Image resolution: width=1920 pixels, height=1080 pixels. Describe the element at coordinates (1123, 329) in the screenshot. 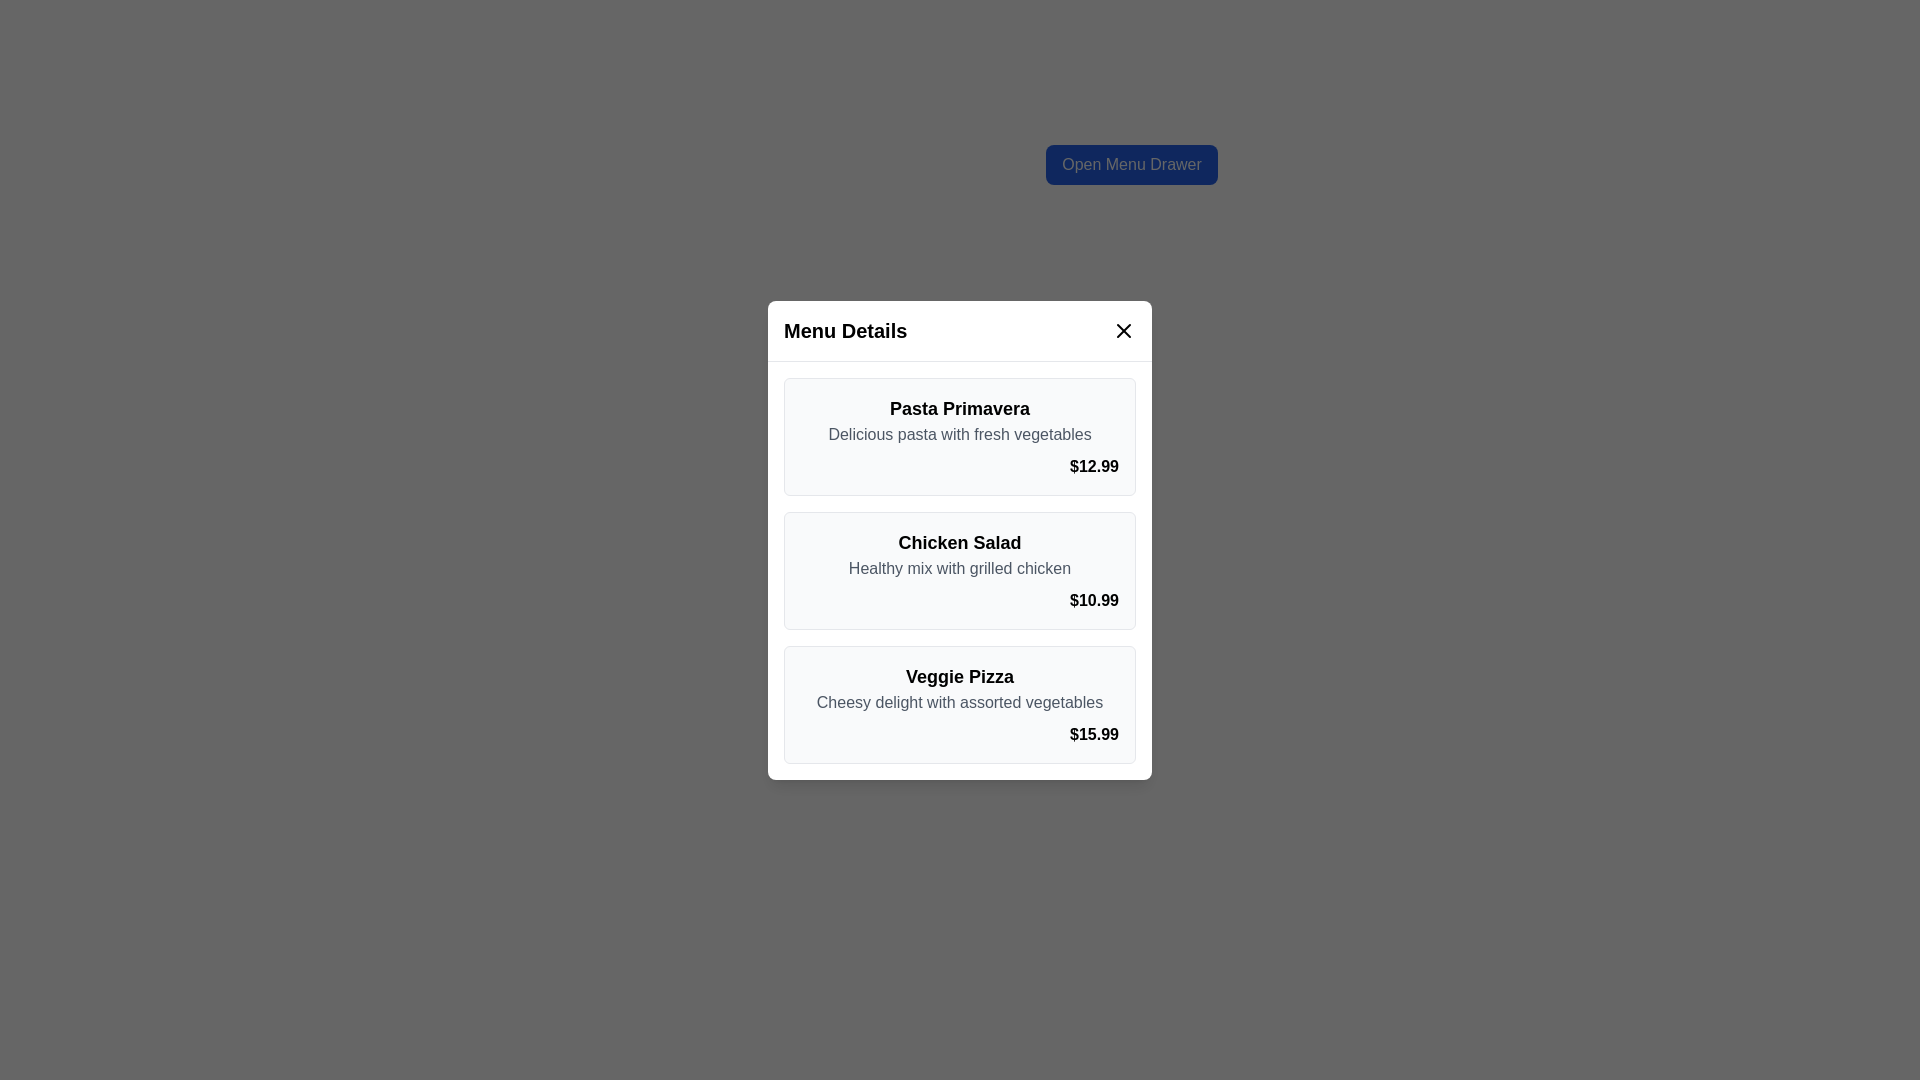

I see `the Close button represented as an SVG graphic located in the top-right corner of the modal window labeled 'Menu Details'` at that location.